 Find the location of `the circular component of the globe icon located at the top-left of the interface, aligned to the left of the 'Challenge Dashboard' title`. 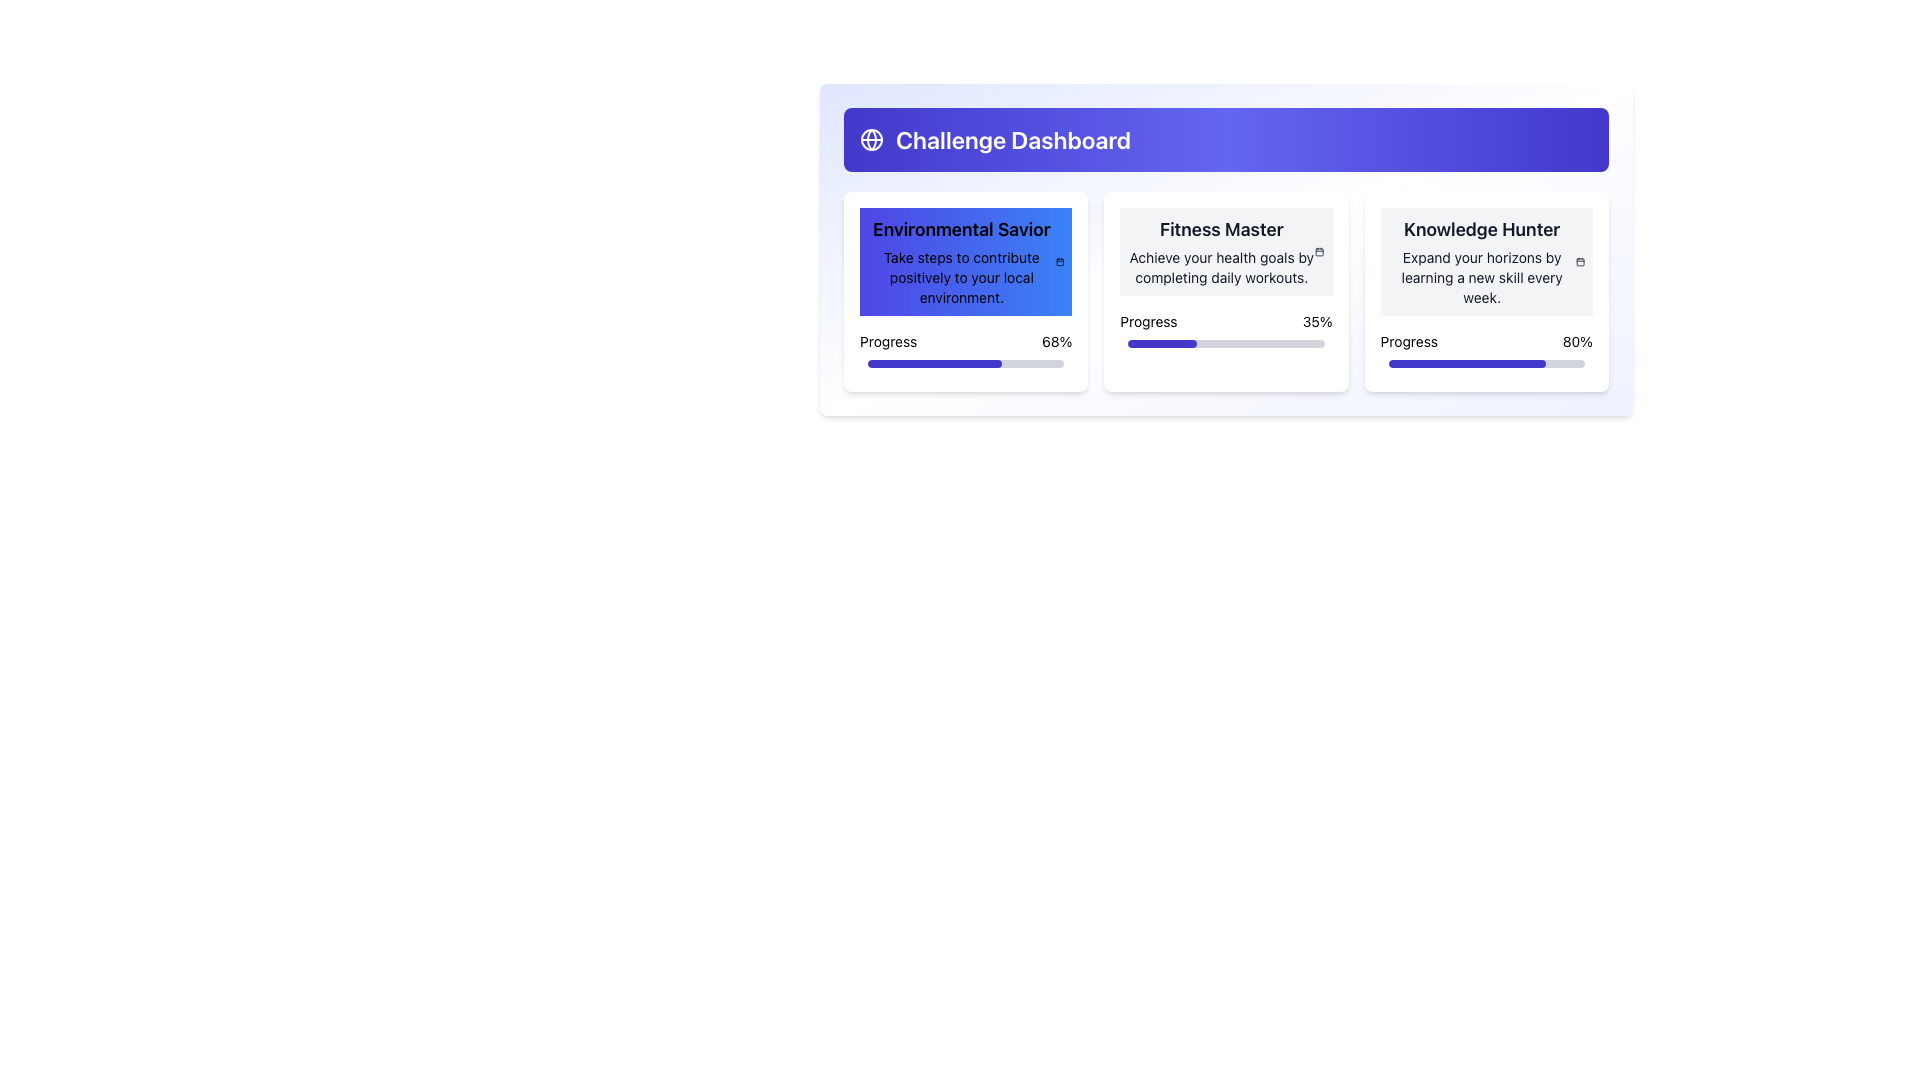

the circular component of the globe icon located at the top-left of the interface, aligned to the left of the 'Challenge Dashboard' title is located at coordinates (872, 138).